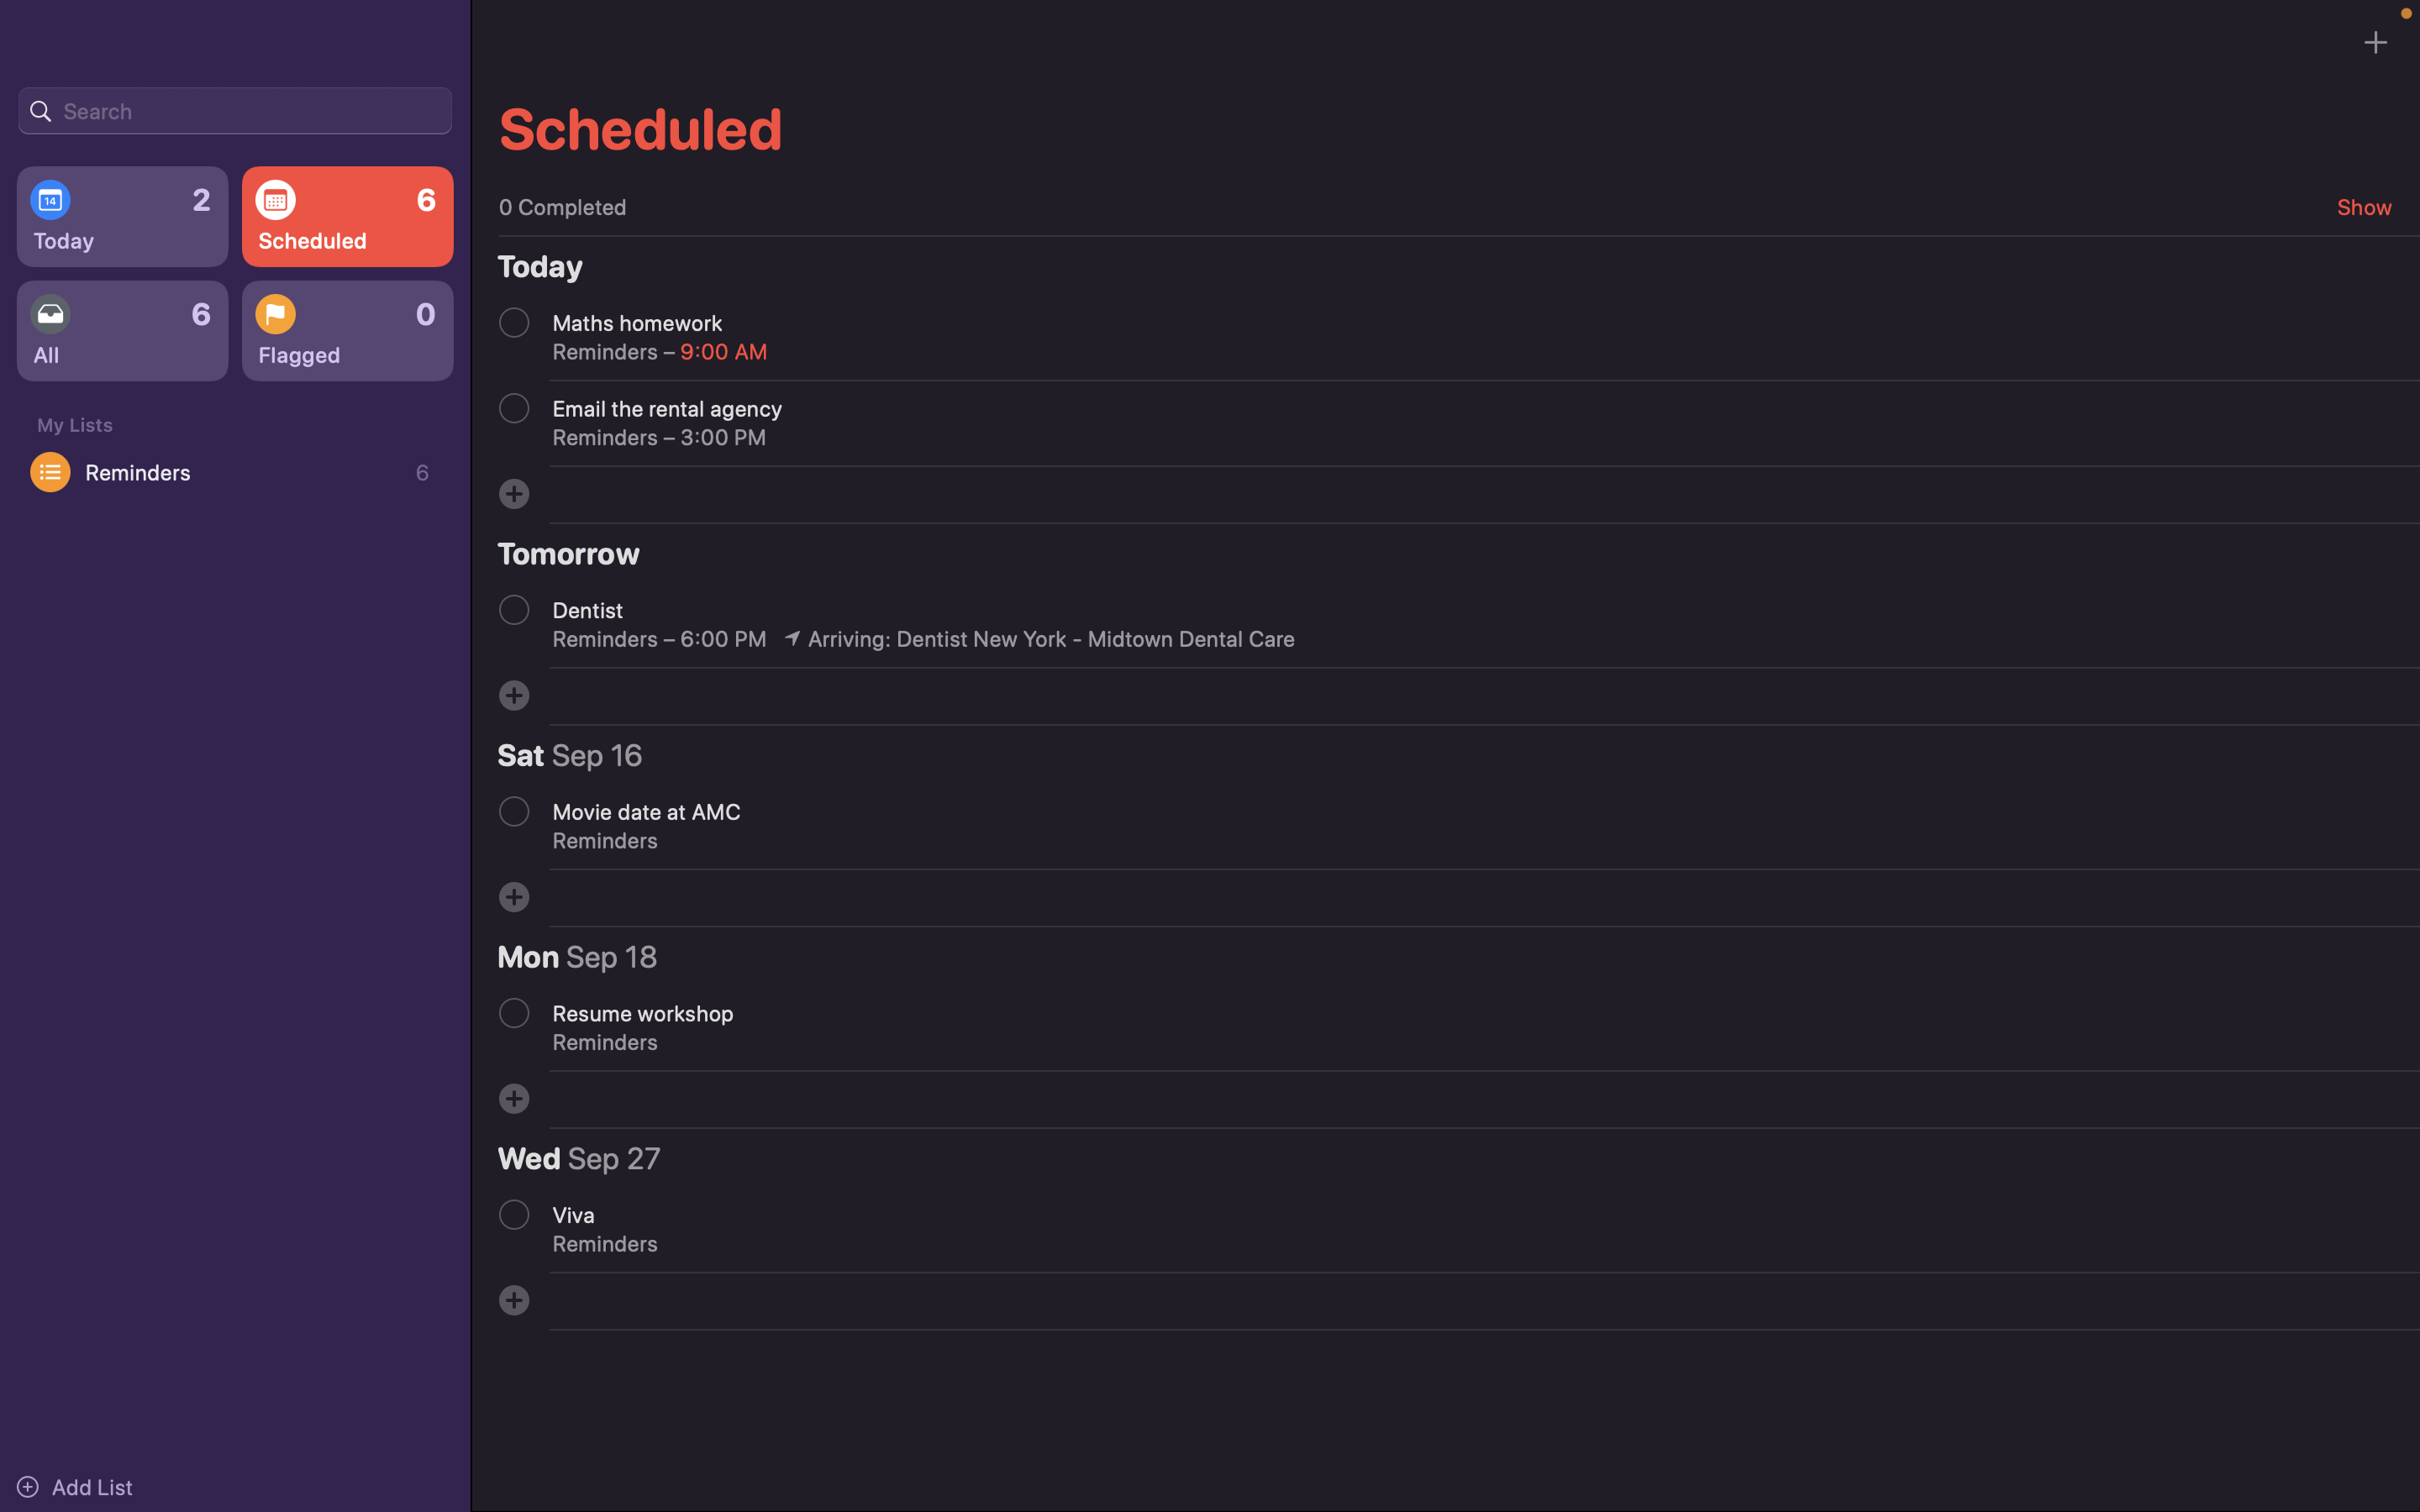 The height and width of the screenshot is (1512, 2420). I want to click on Enter a new event titled "Project deadline", so click(513, 492).